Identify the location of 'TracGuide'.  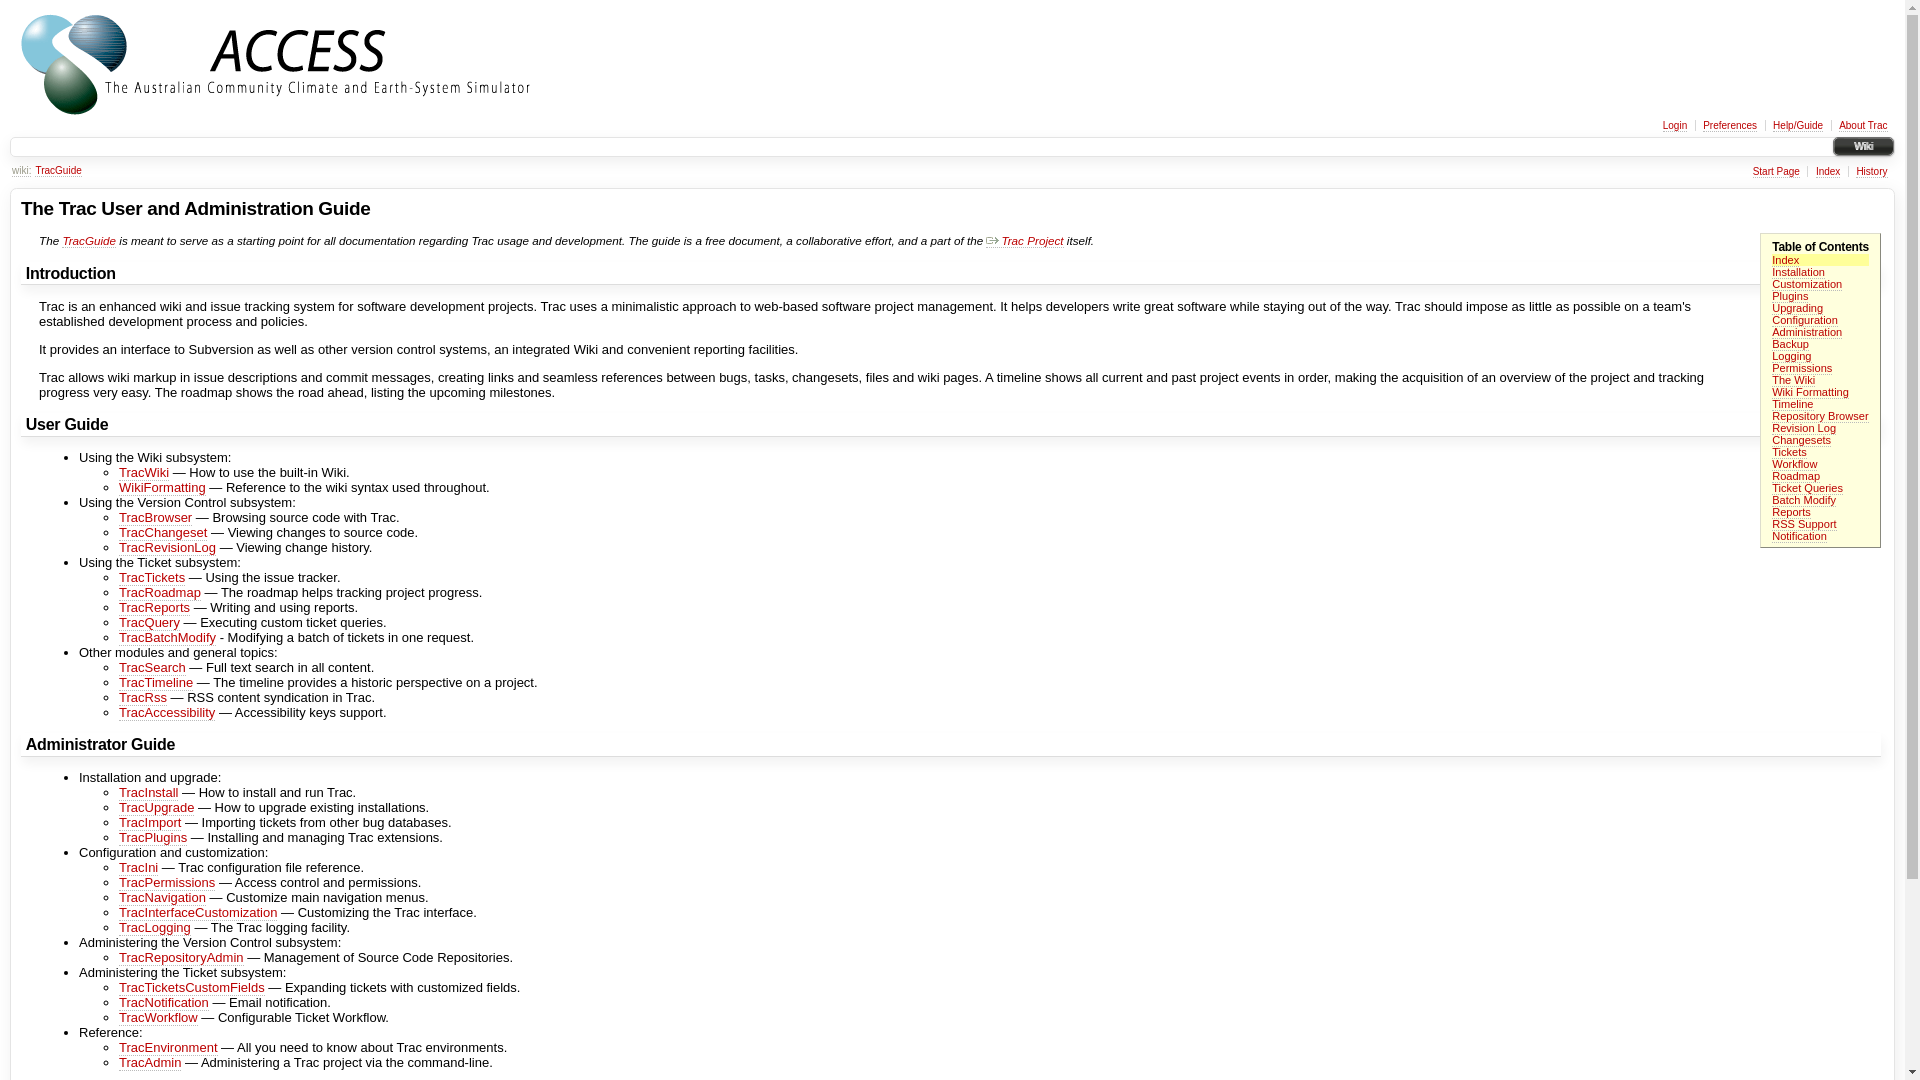
(34, 169).